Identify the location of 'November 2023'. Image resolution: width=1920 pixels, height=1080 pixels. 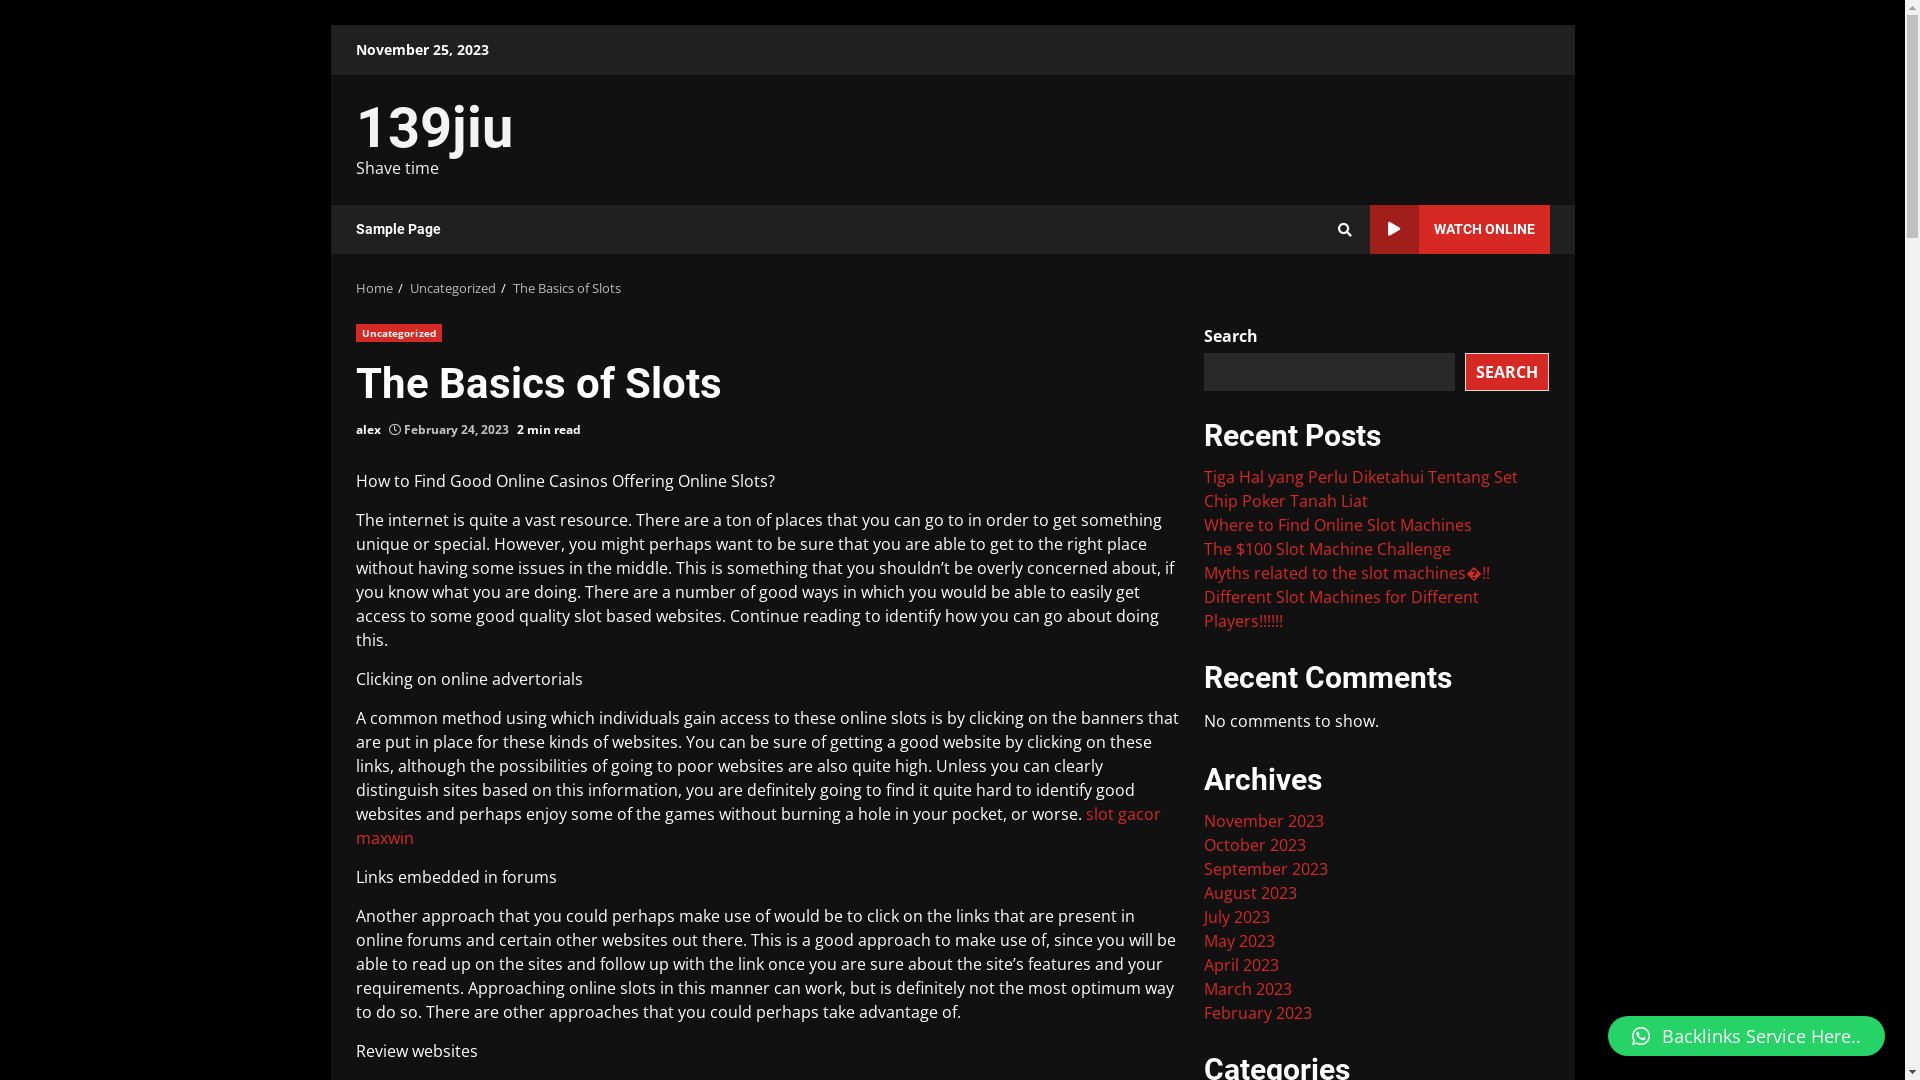
(1262, 821).